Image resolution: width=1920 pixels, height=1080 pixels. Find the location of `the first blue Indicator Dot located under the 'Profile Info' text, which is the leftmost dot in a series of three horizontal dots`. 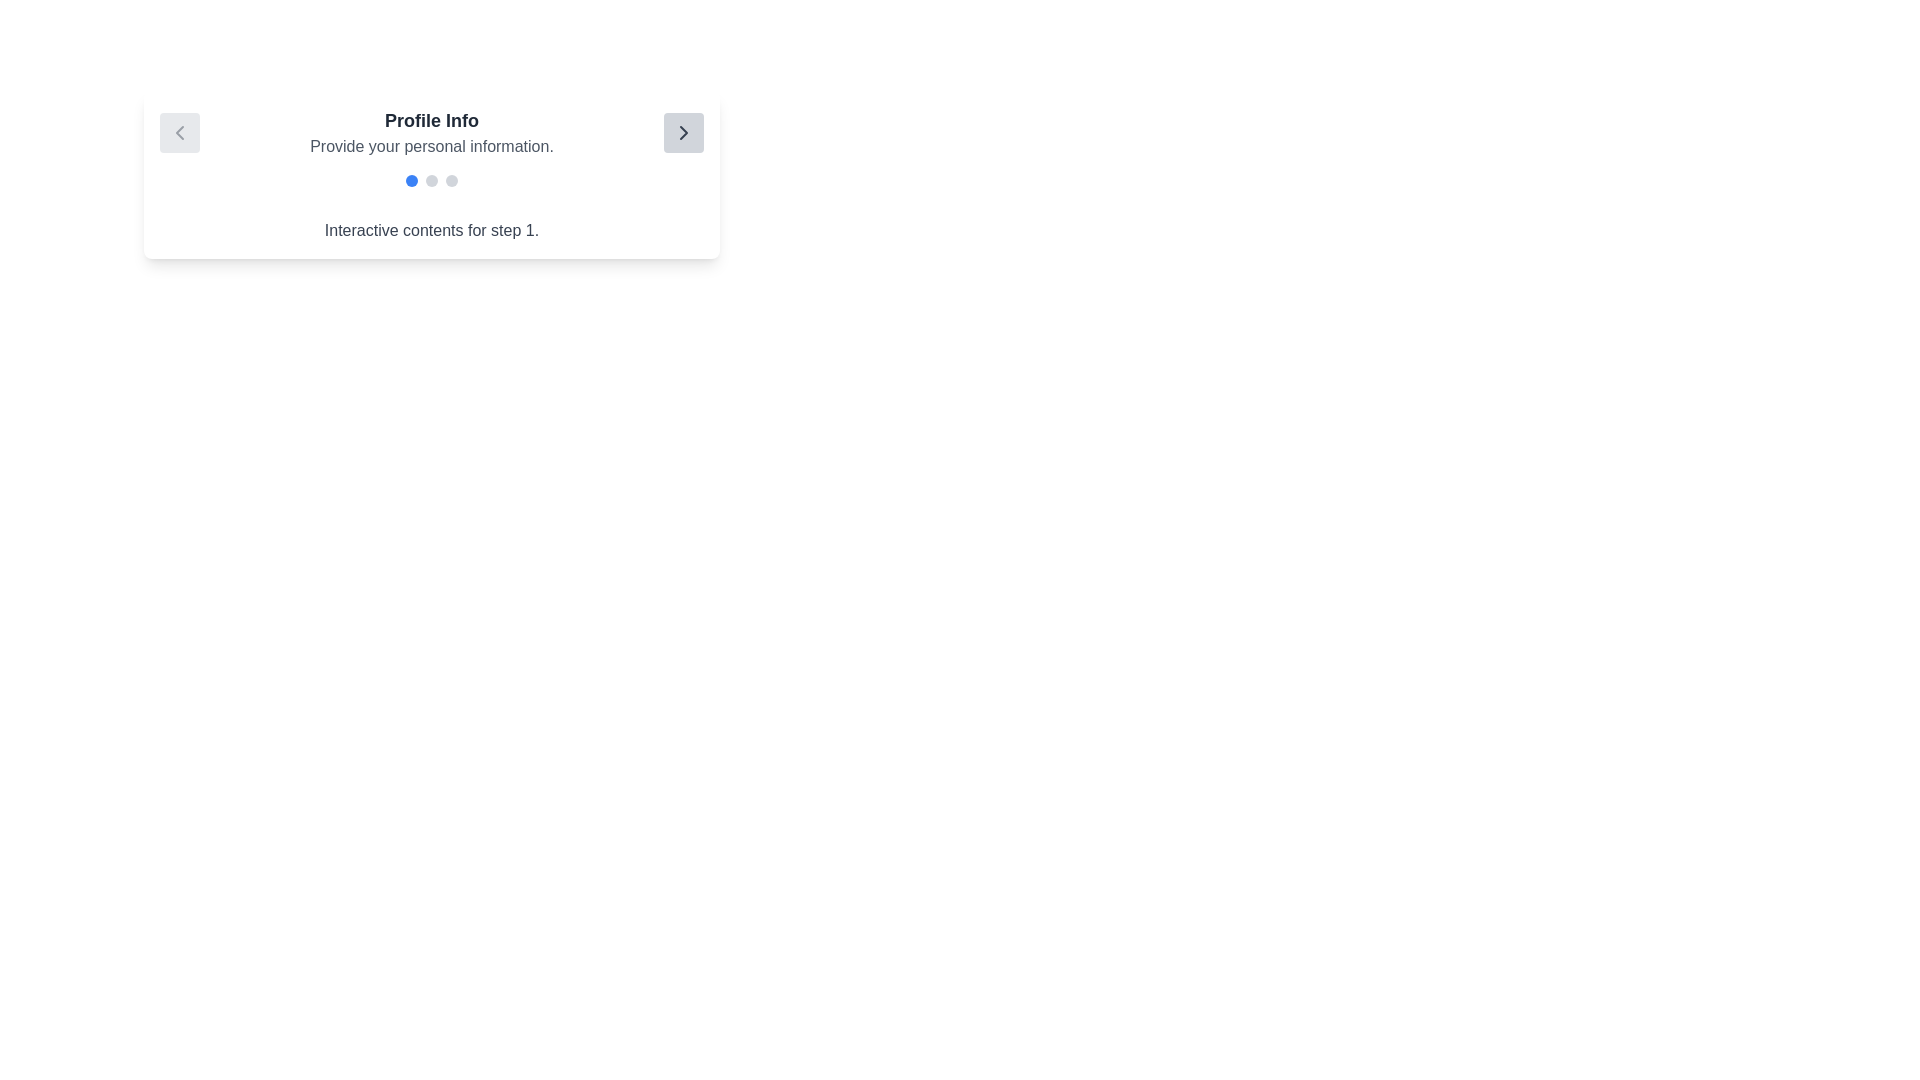

the first blue Indicator Dot located under the 'Profile Info' text, which is the leftmost dot in a series of three horizontal dots is located at coordinates (411, 181).